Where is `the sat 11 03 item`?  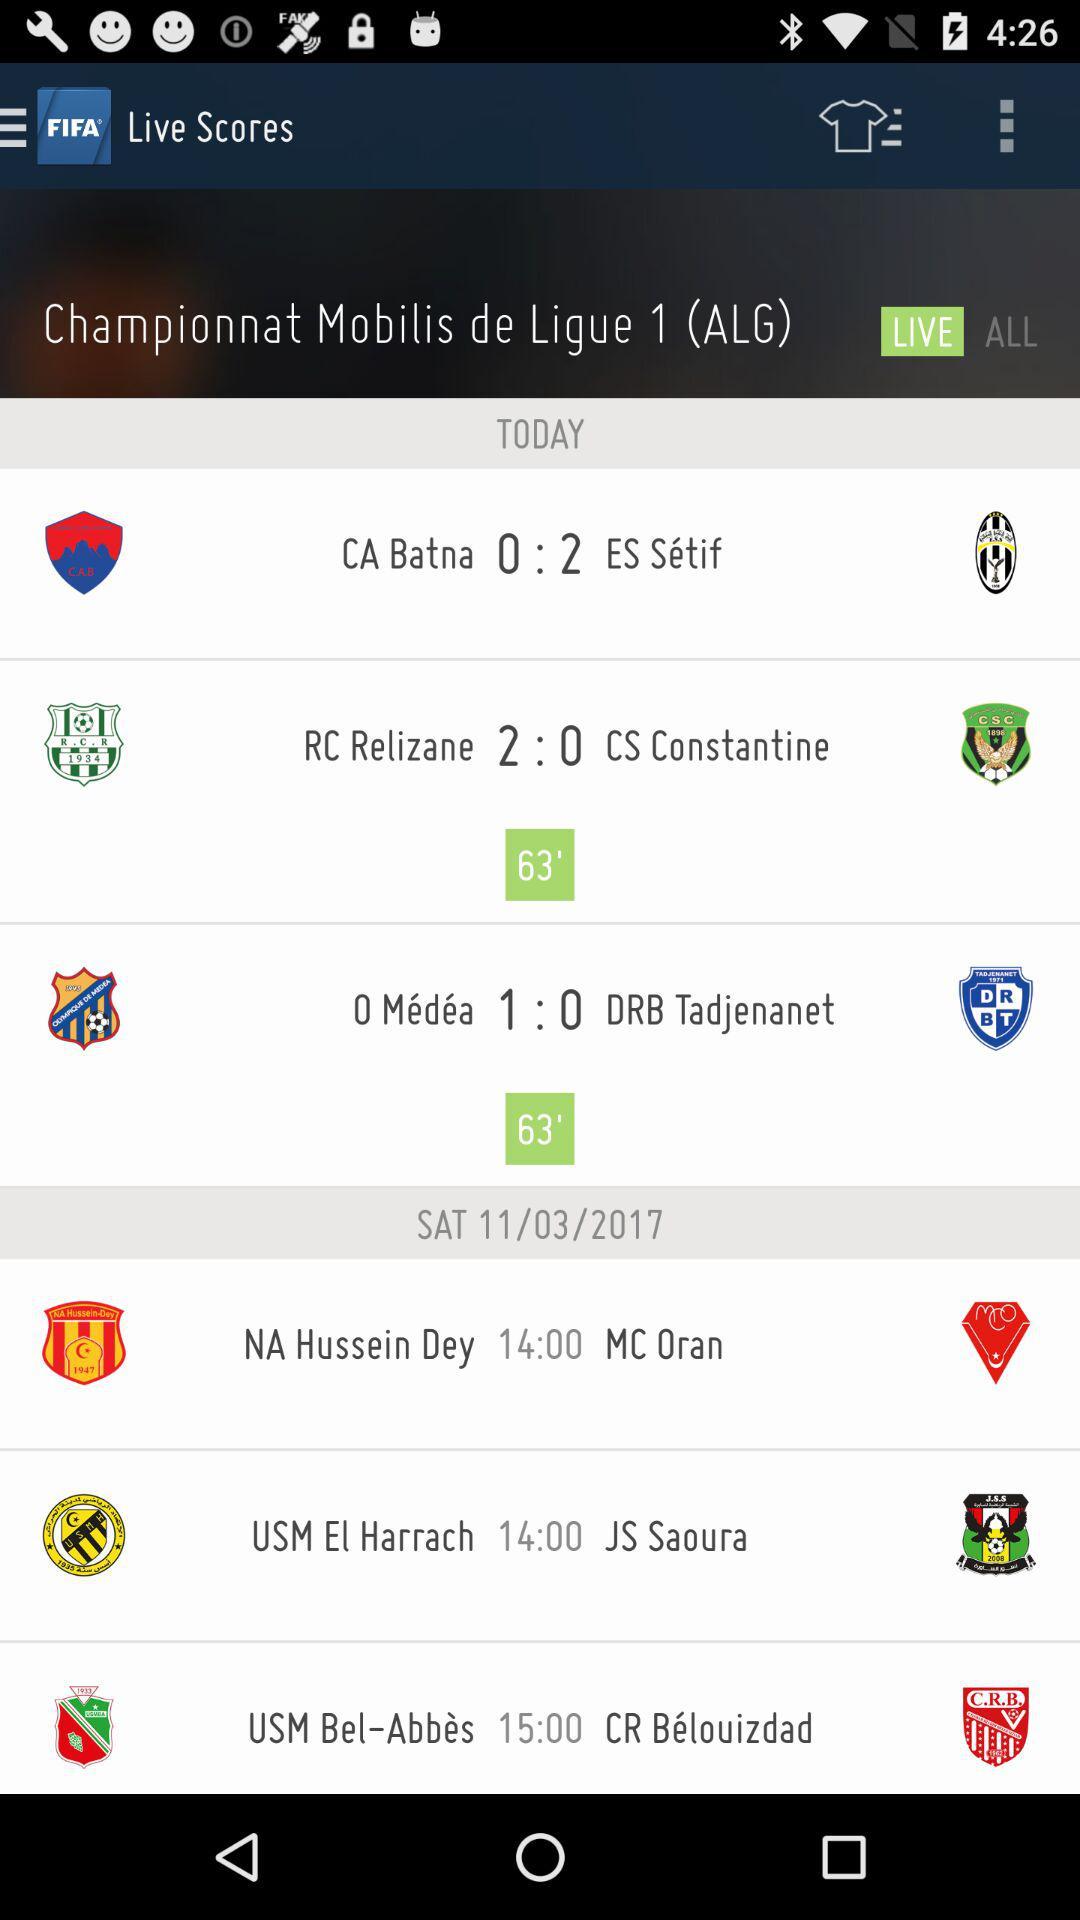 the sat 11 03 item is located at coordinates (540, 1223).